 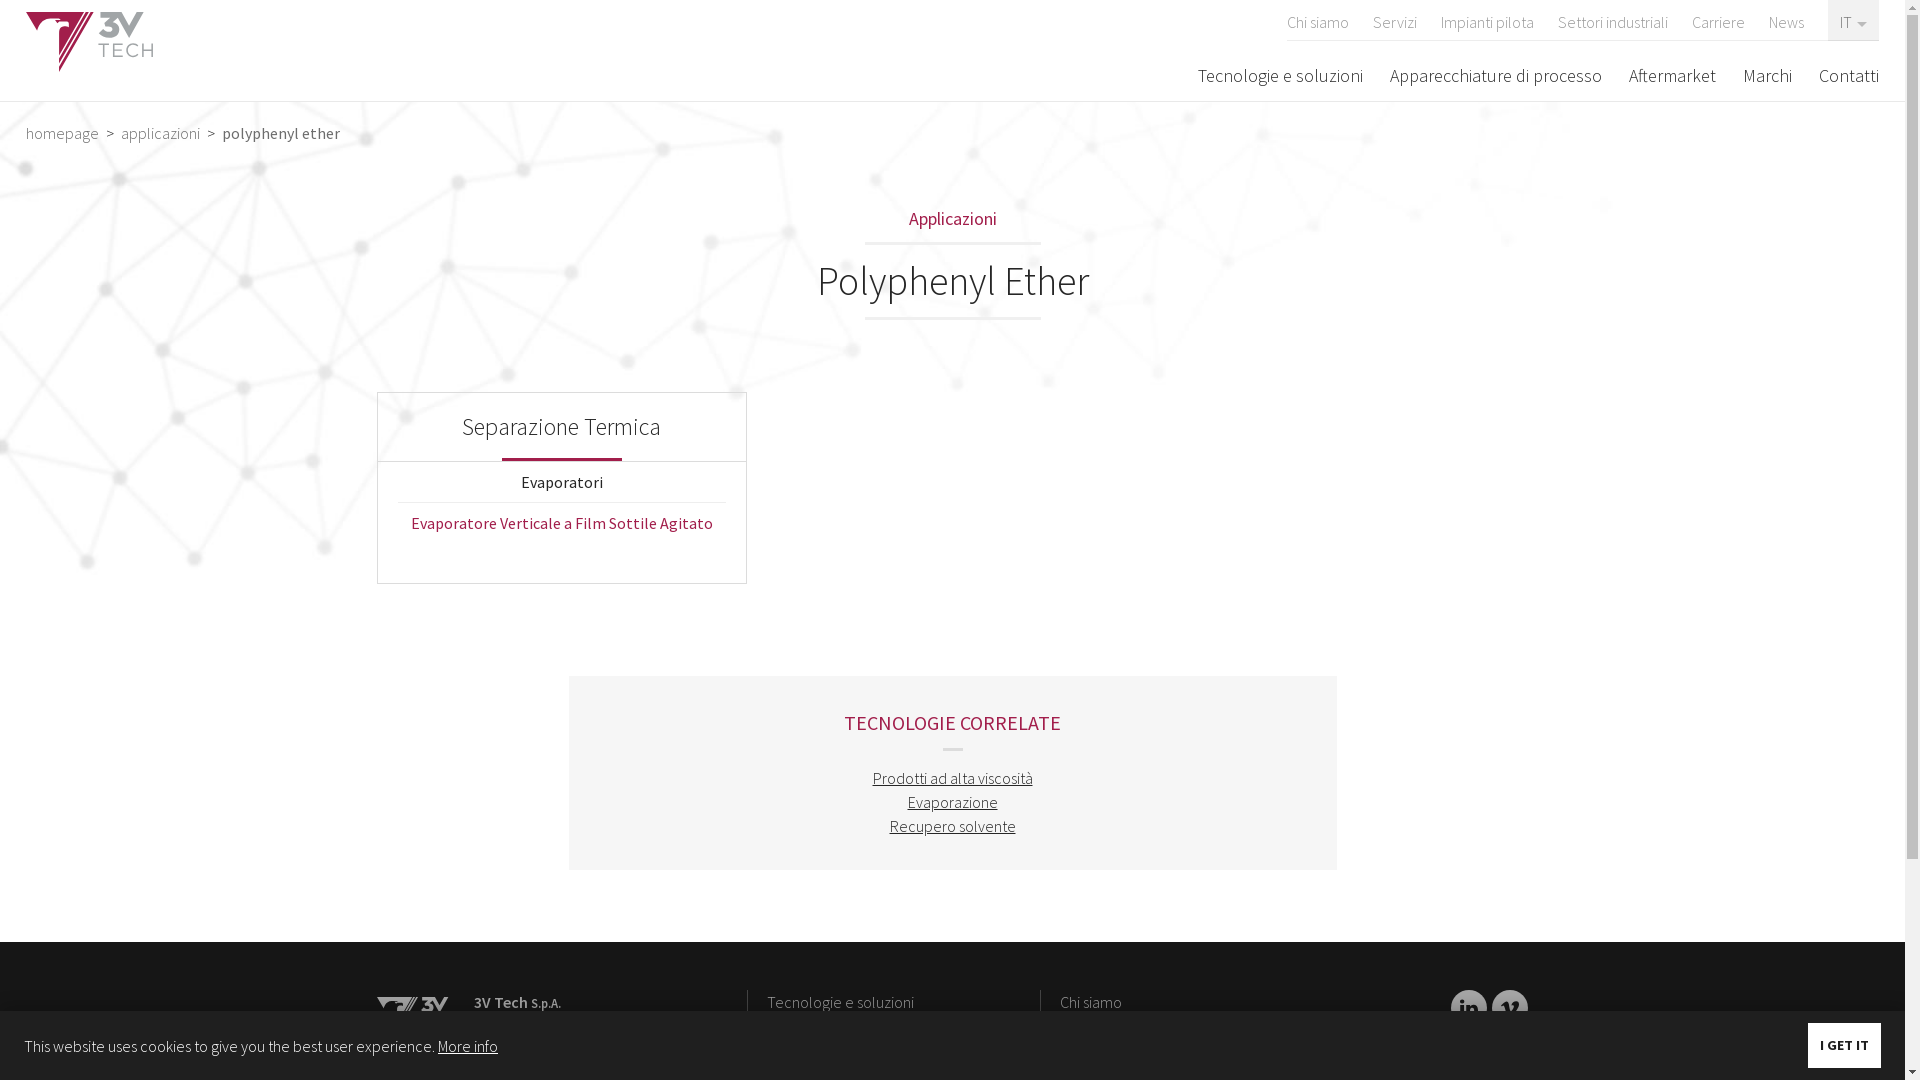 I want to click on 'Marchi', so click(x=1767, y=73).